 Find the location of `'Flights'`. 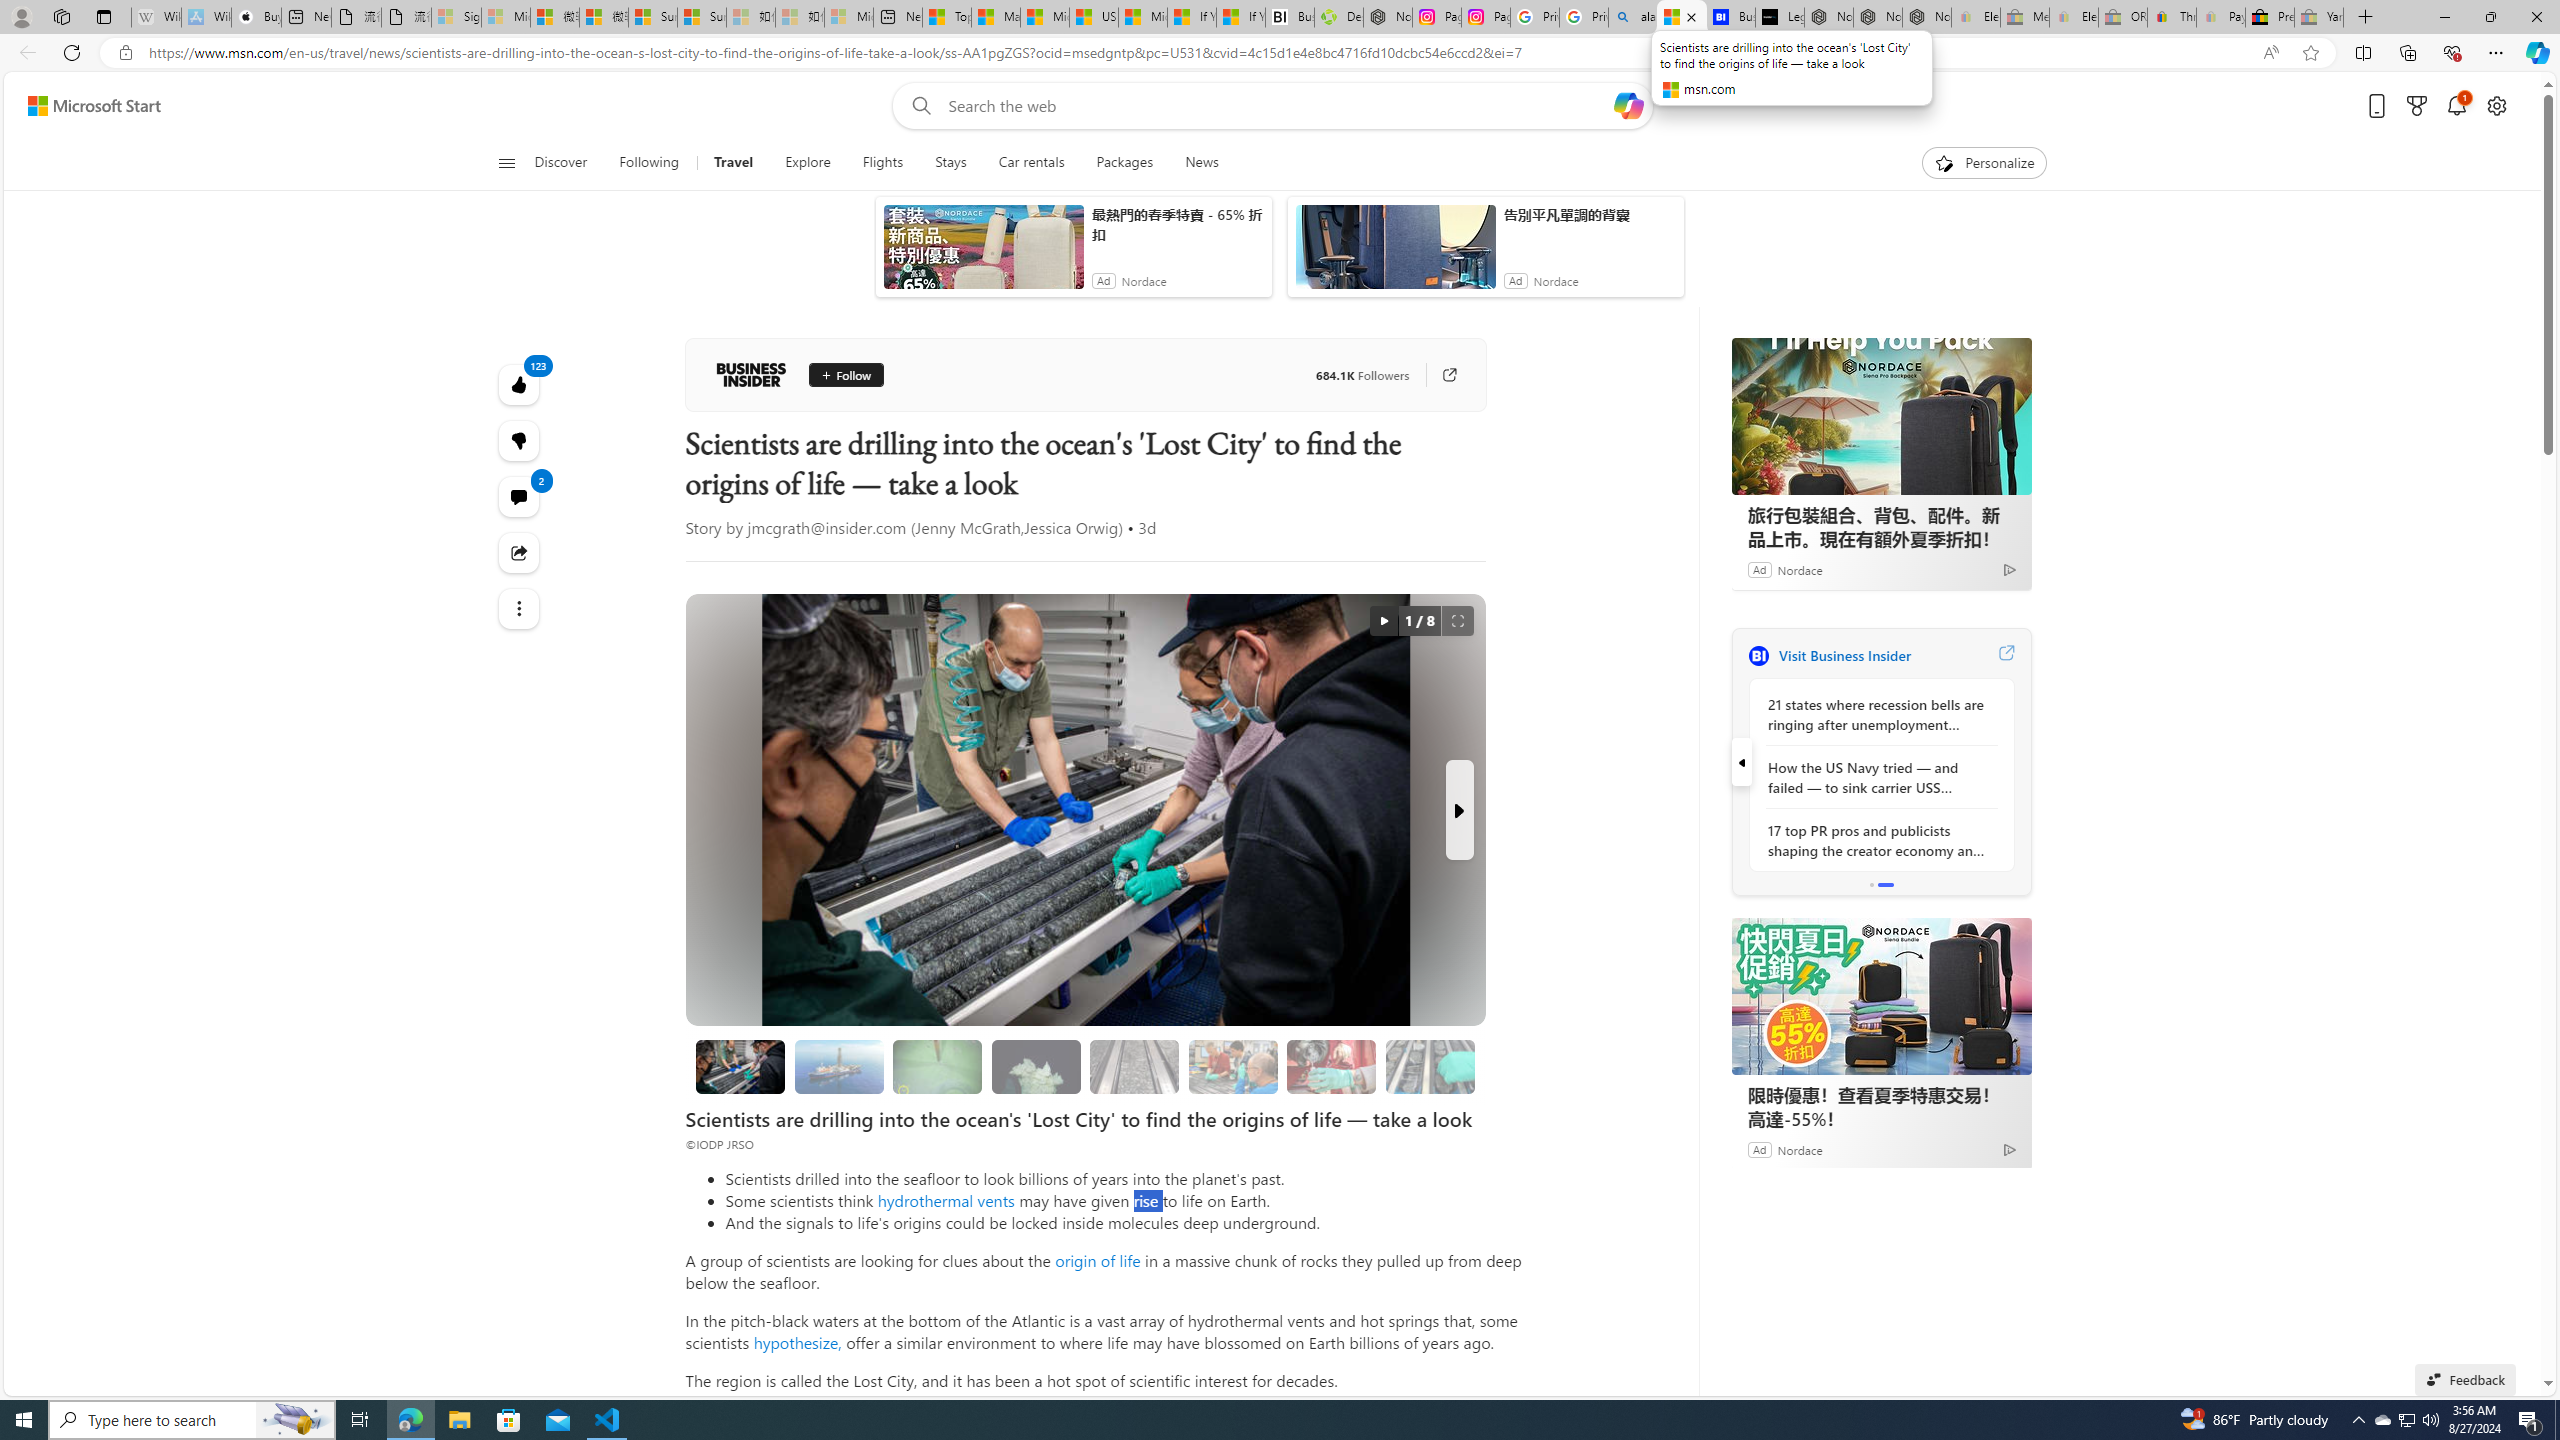

'Flights' is located at coordinates (882, 162).